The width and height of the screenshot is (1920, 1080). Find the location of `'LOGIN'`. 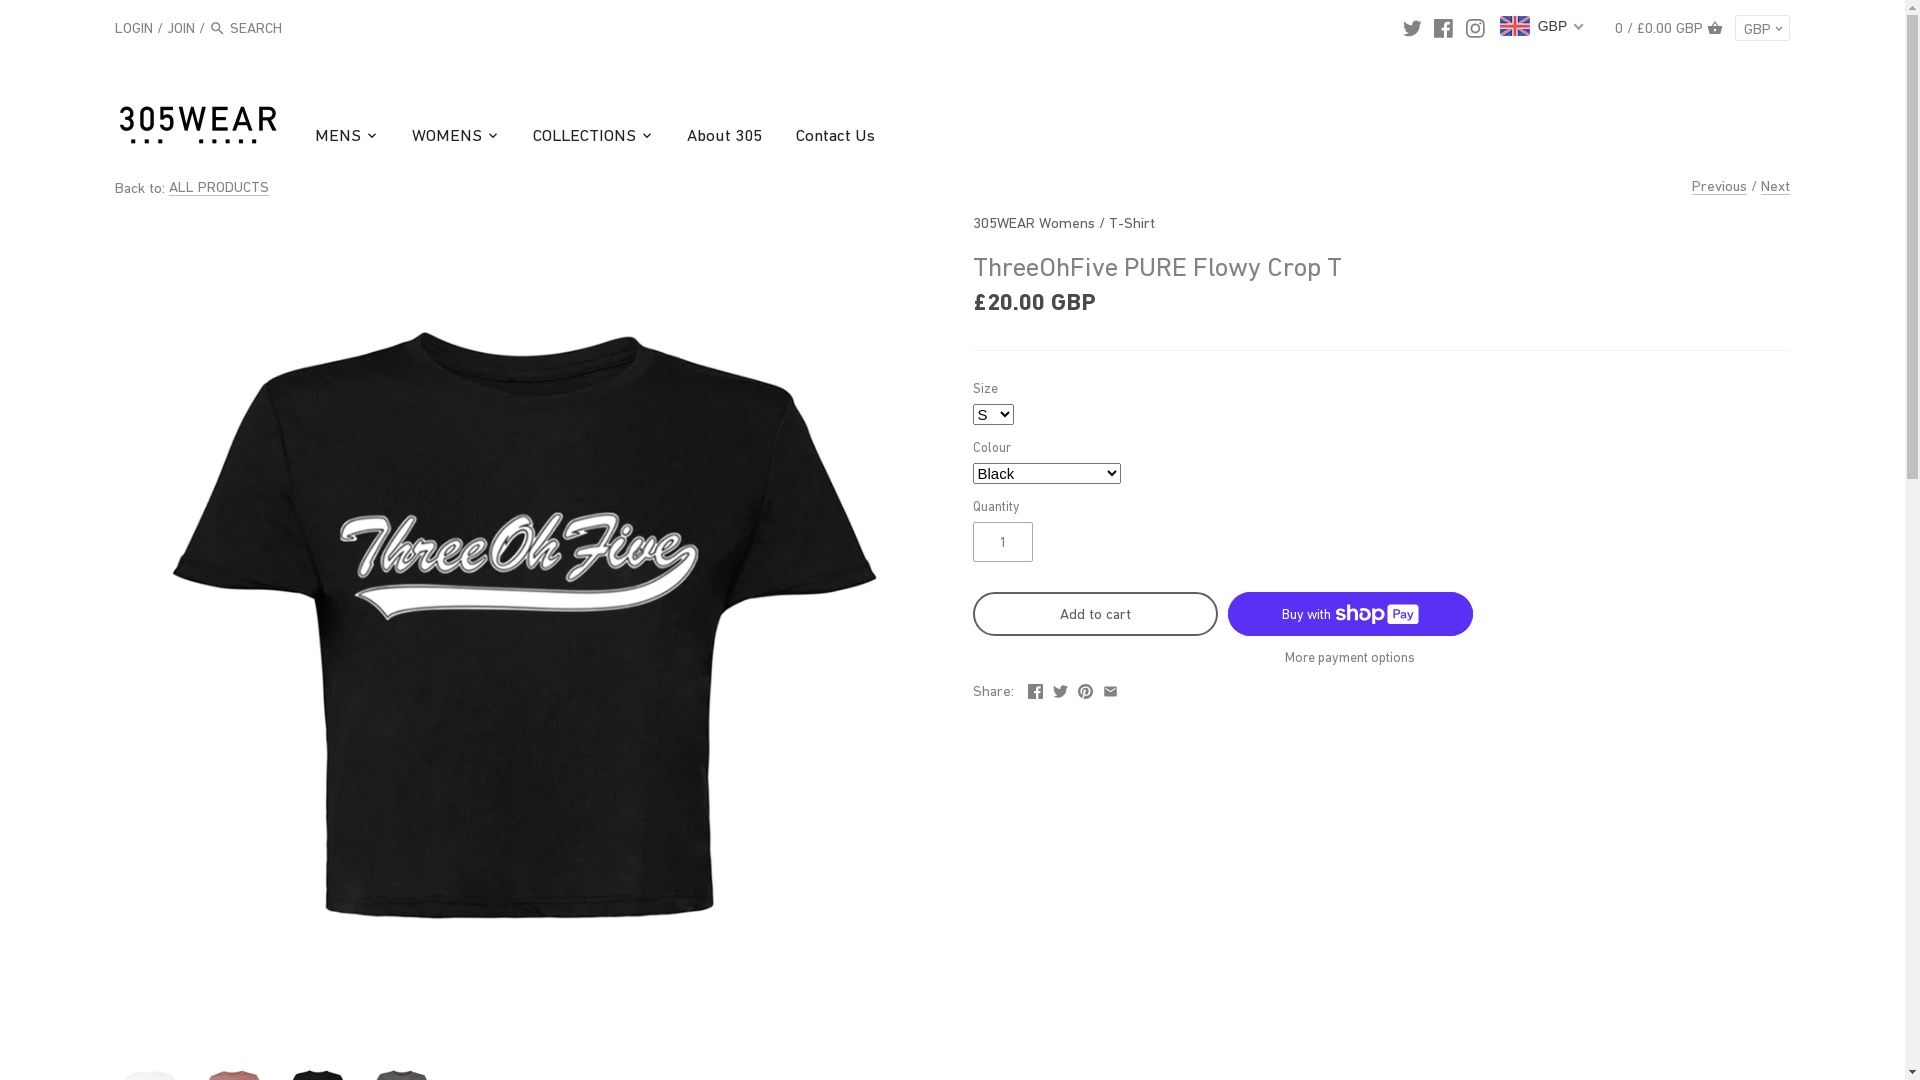

'LOGIN' is located at coordinates (133, 26).